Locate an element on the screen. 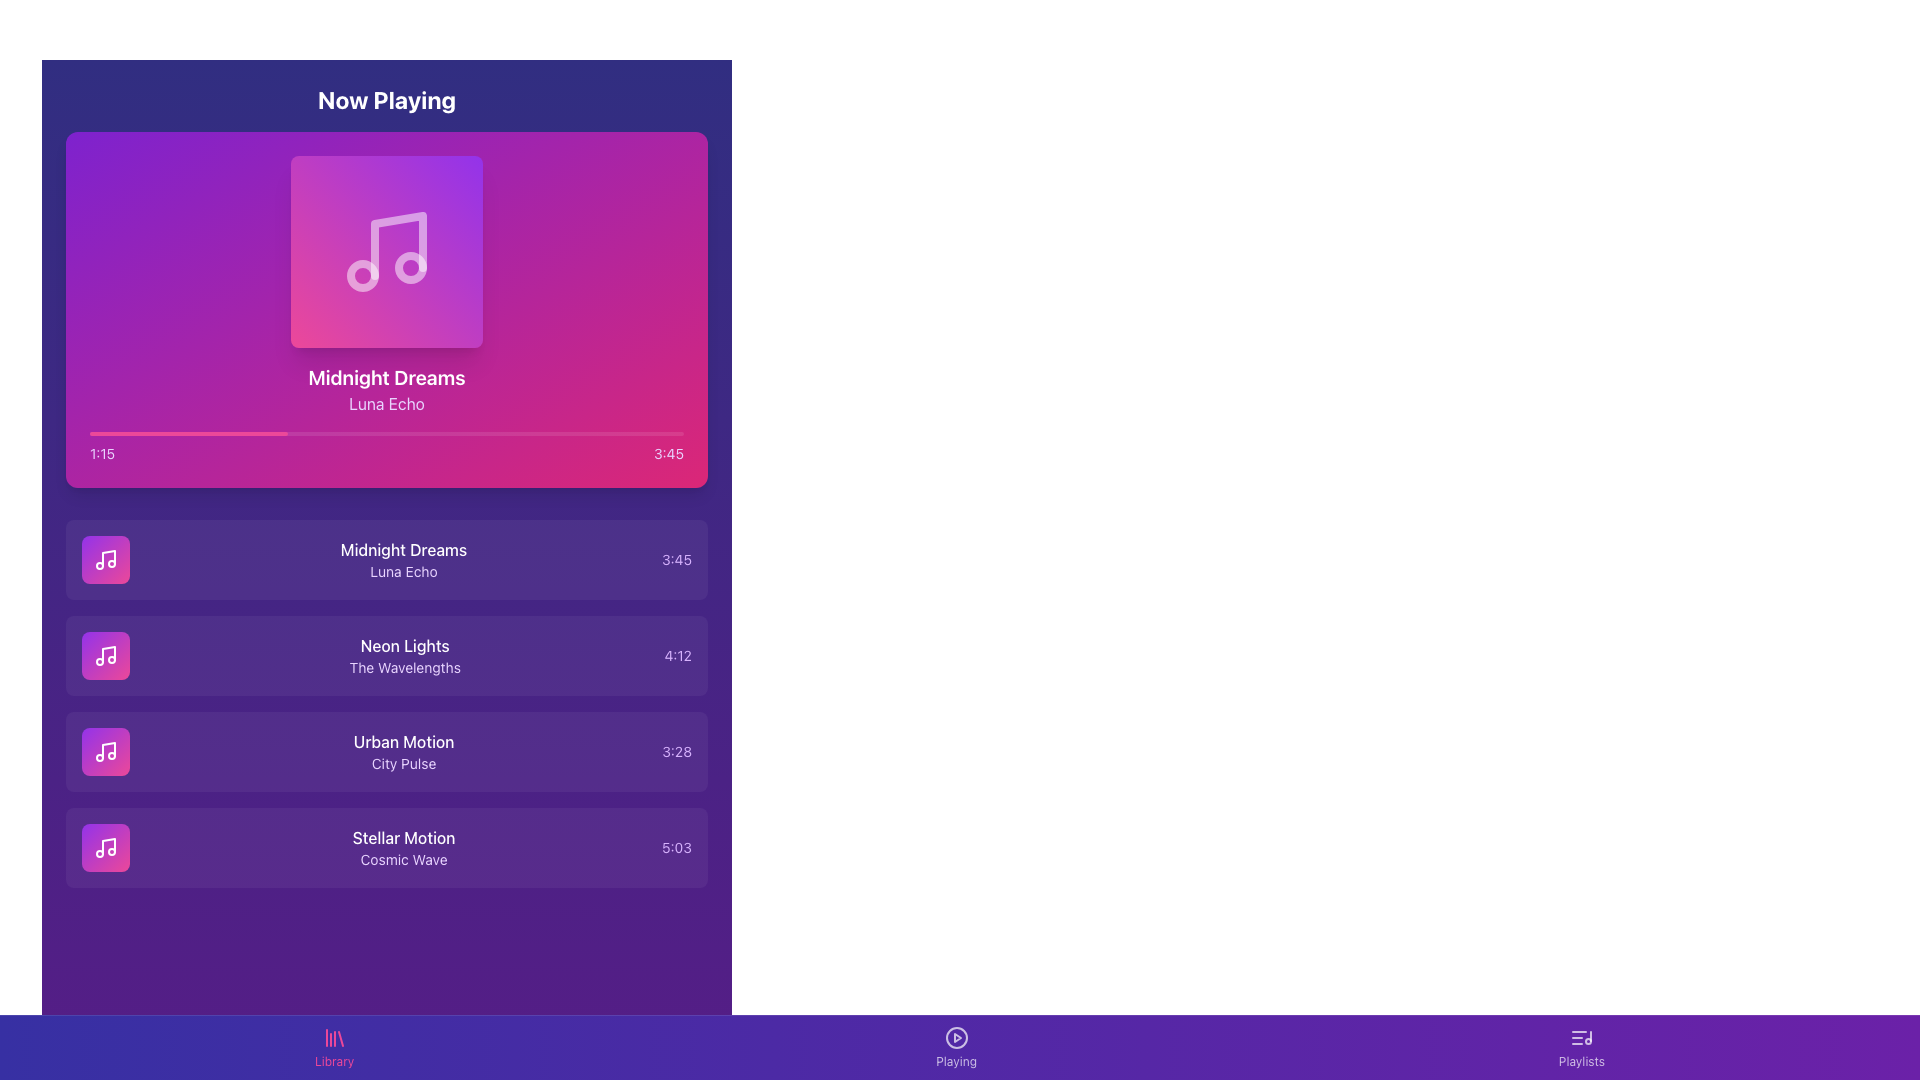 The image size is (1920, 1080). the currently playing song interface located prominently at the top center of the Music Player Interface, which provides details about the track, artist, and playback position is located at coordinates (387, 309).